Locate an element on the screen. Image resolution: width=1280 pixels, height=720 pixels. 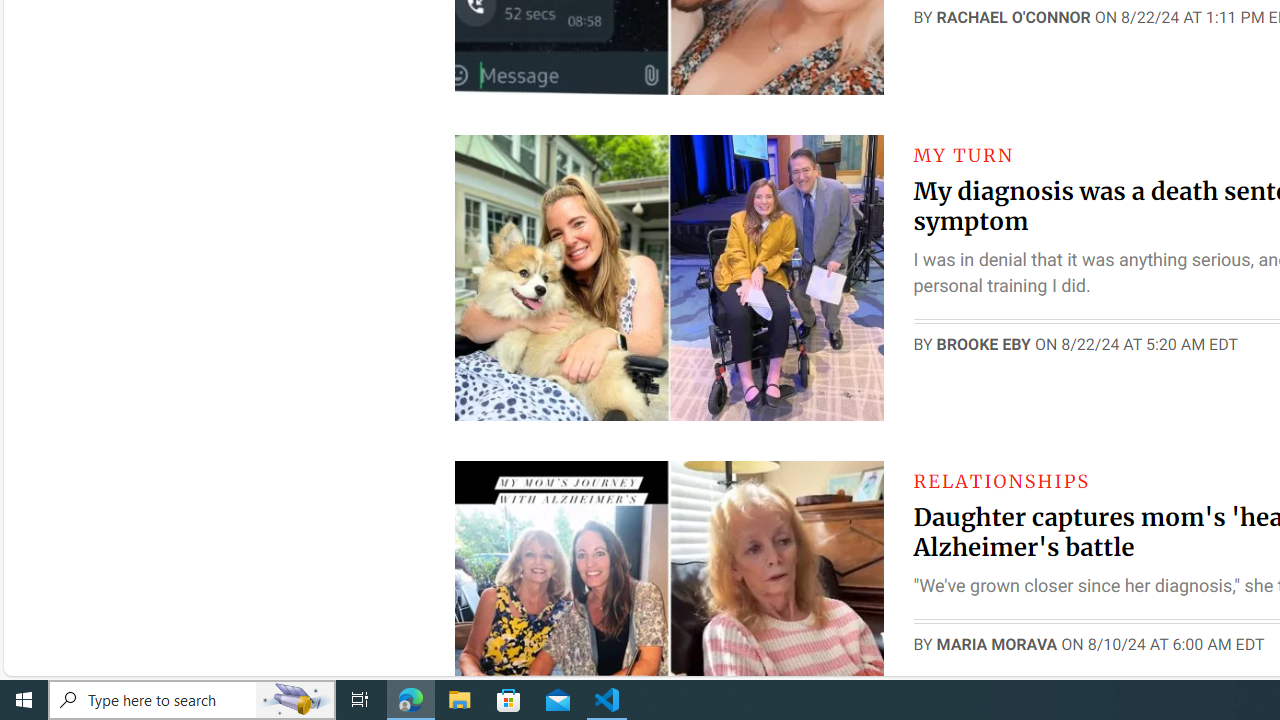
'RELATIONSHIPS' is located at coordinates (1001, 480).